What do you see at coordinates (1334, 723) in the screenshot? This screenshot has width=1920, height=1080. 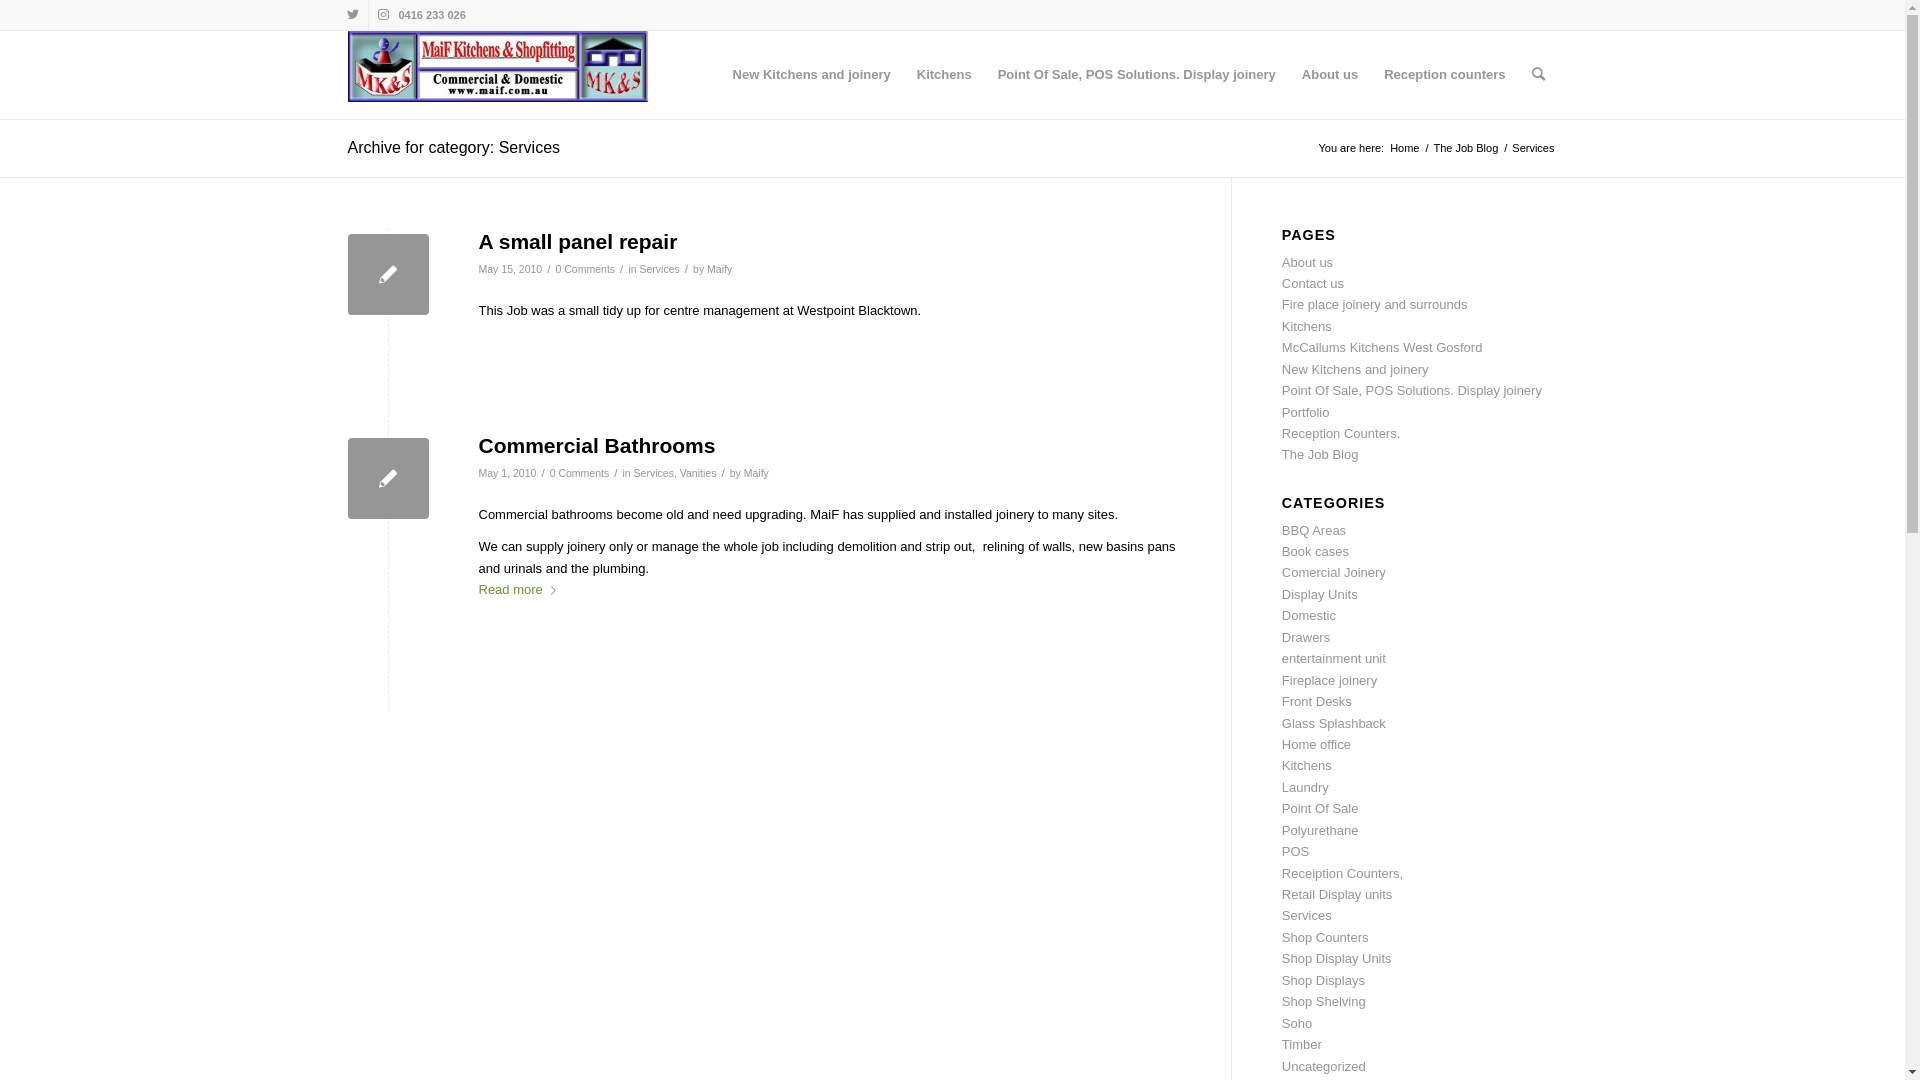 I see `'Glass Splashback'` at bounding box center [1334, 723].